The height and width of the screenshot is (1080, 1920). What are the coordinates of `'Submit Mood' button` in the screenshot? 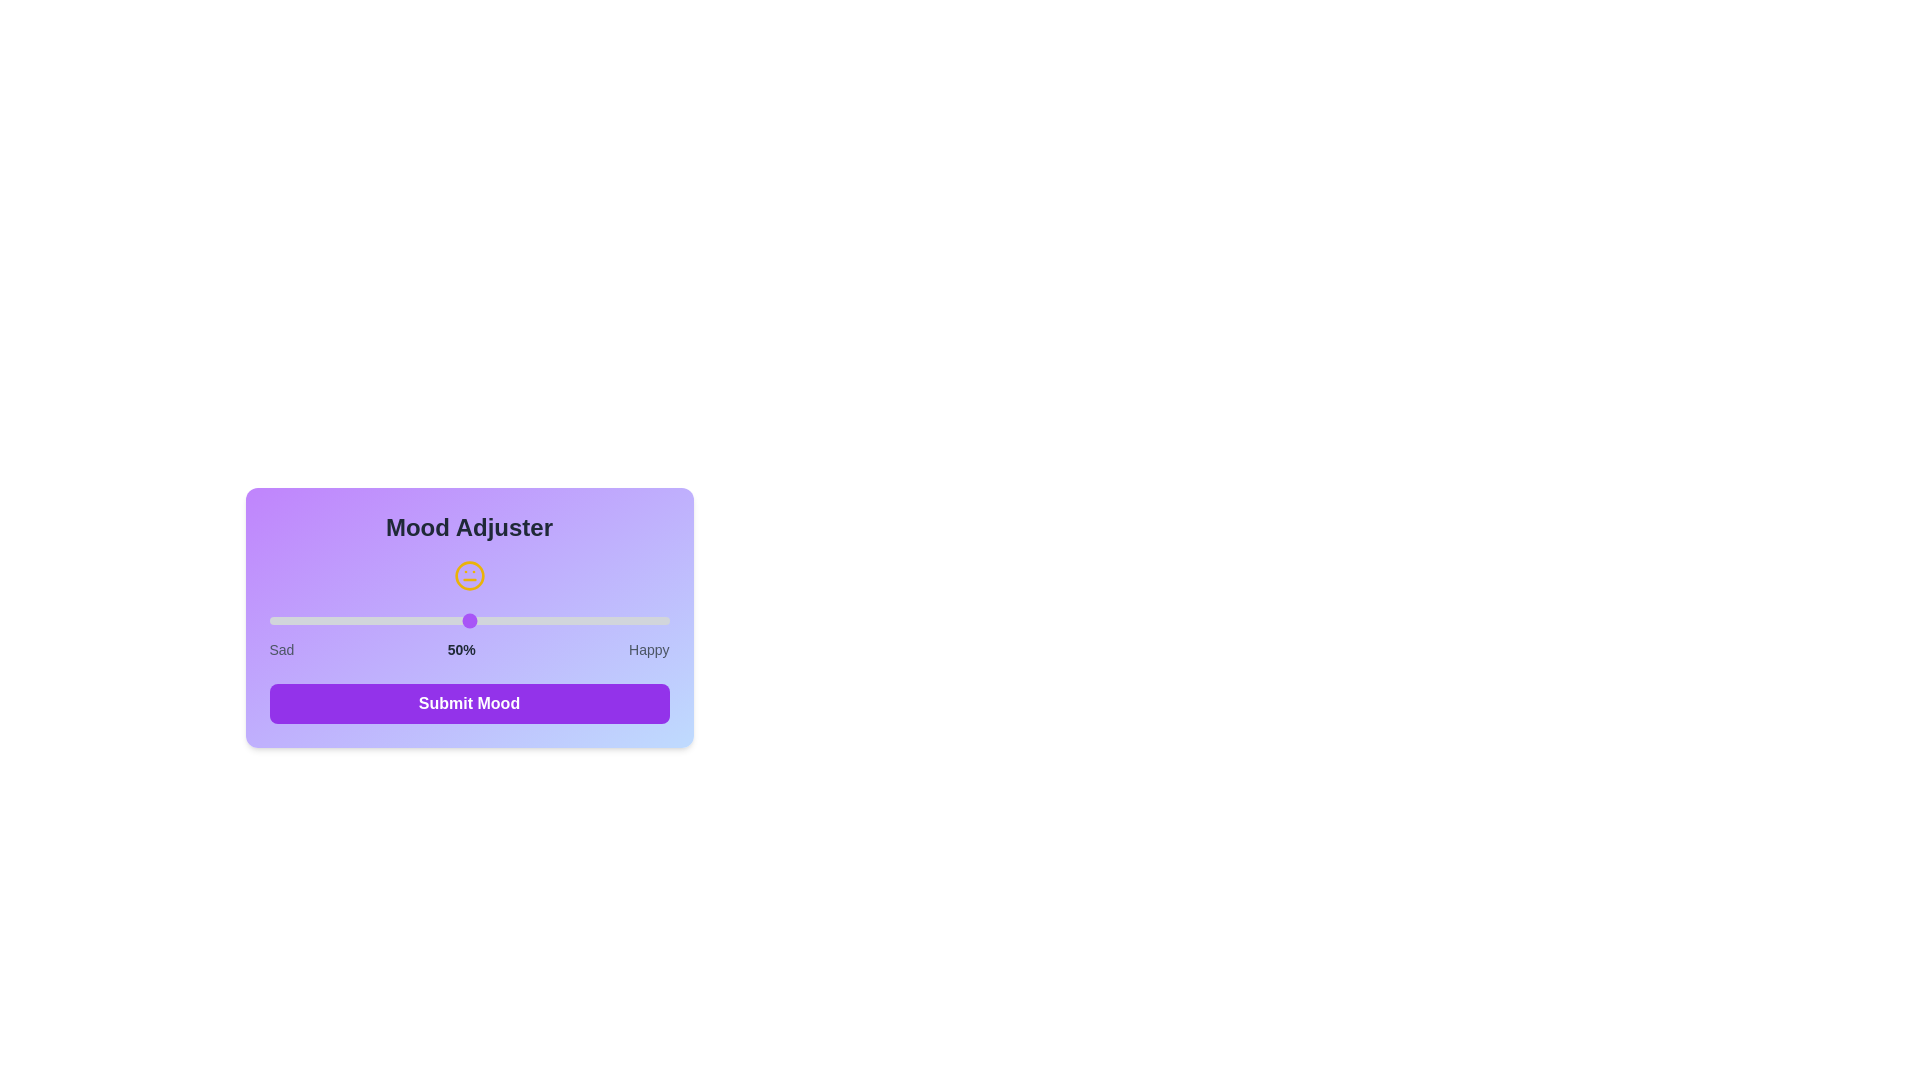 It's located at (468, 703).